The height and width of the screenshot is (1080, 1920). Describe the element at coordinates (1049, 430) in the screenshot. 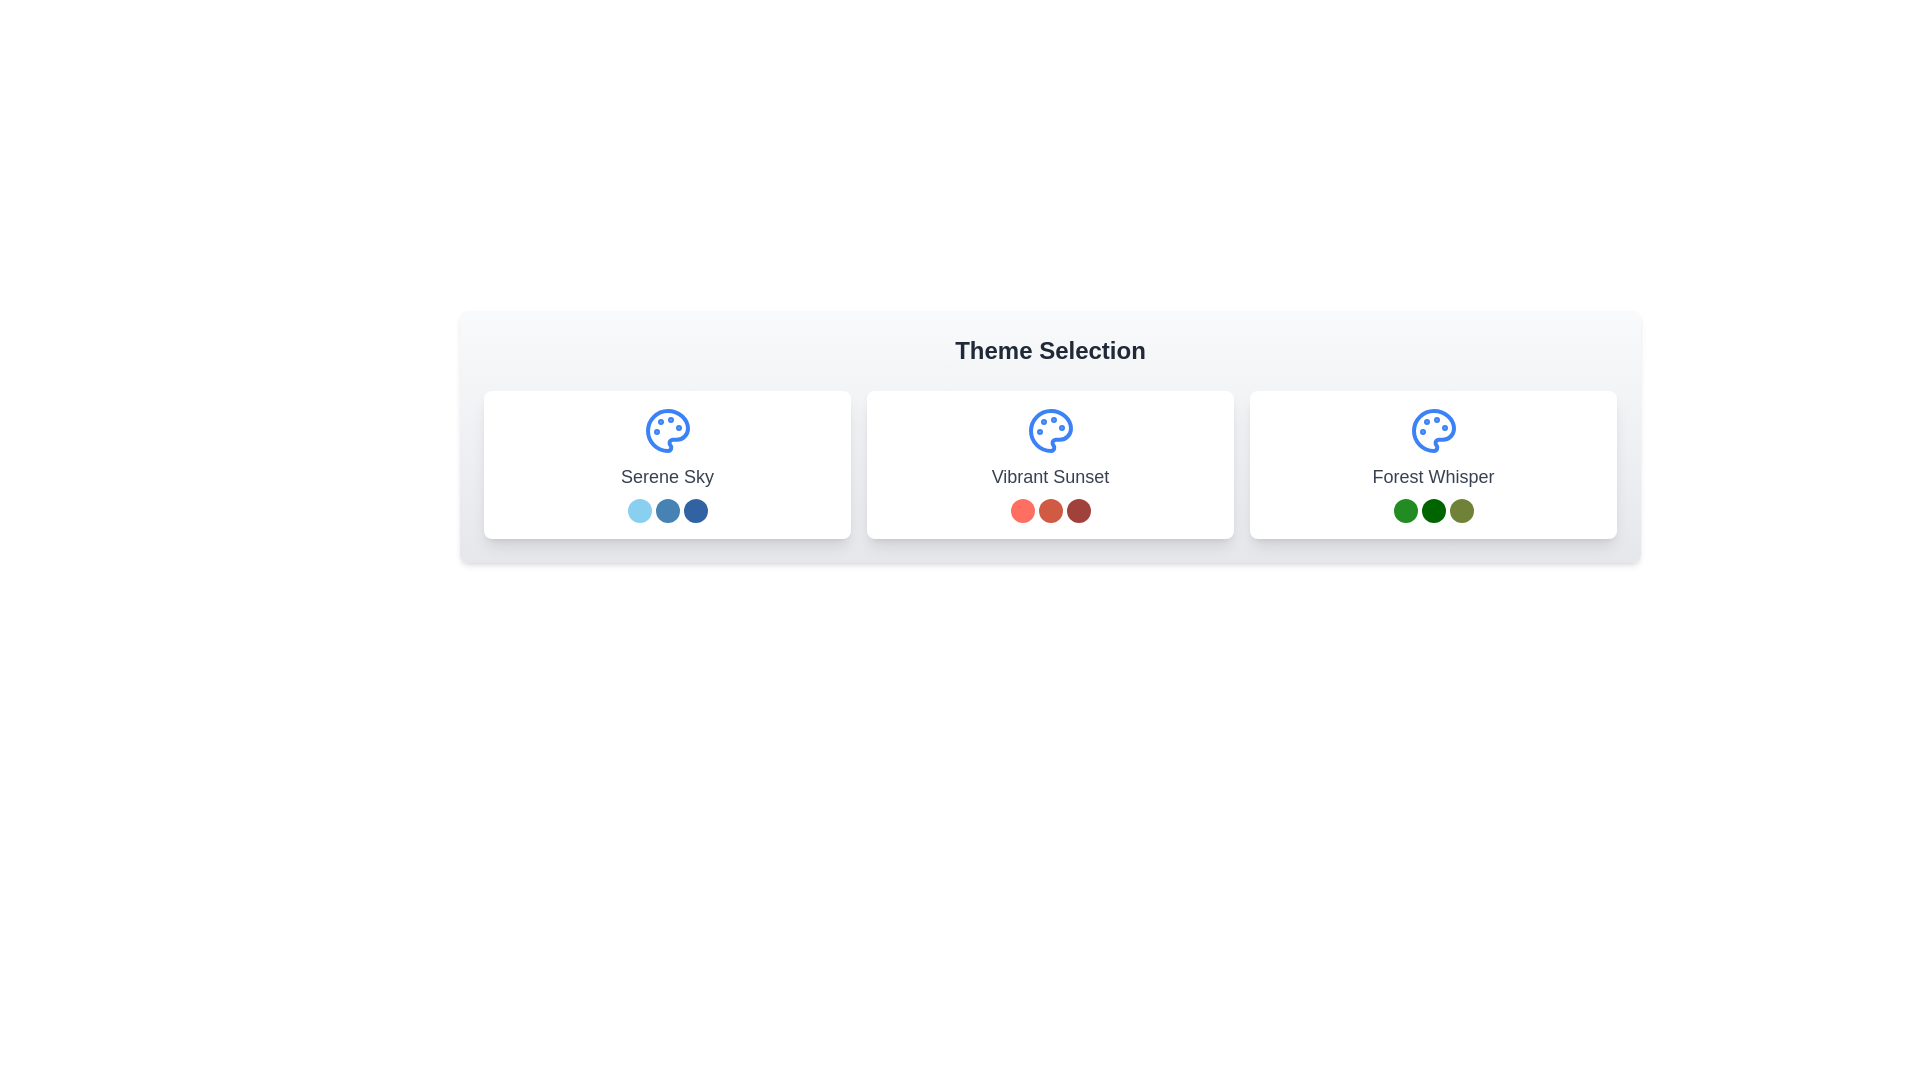

I see `the blue-colored palette icon located at the center of the 'Vibrant Sunset' card` at that location.